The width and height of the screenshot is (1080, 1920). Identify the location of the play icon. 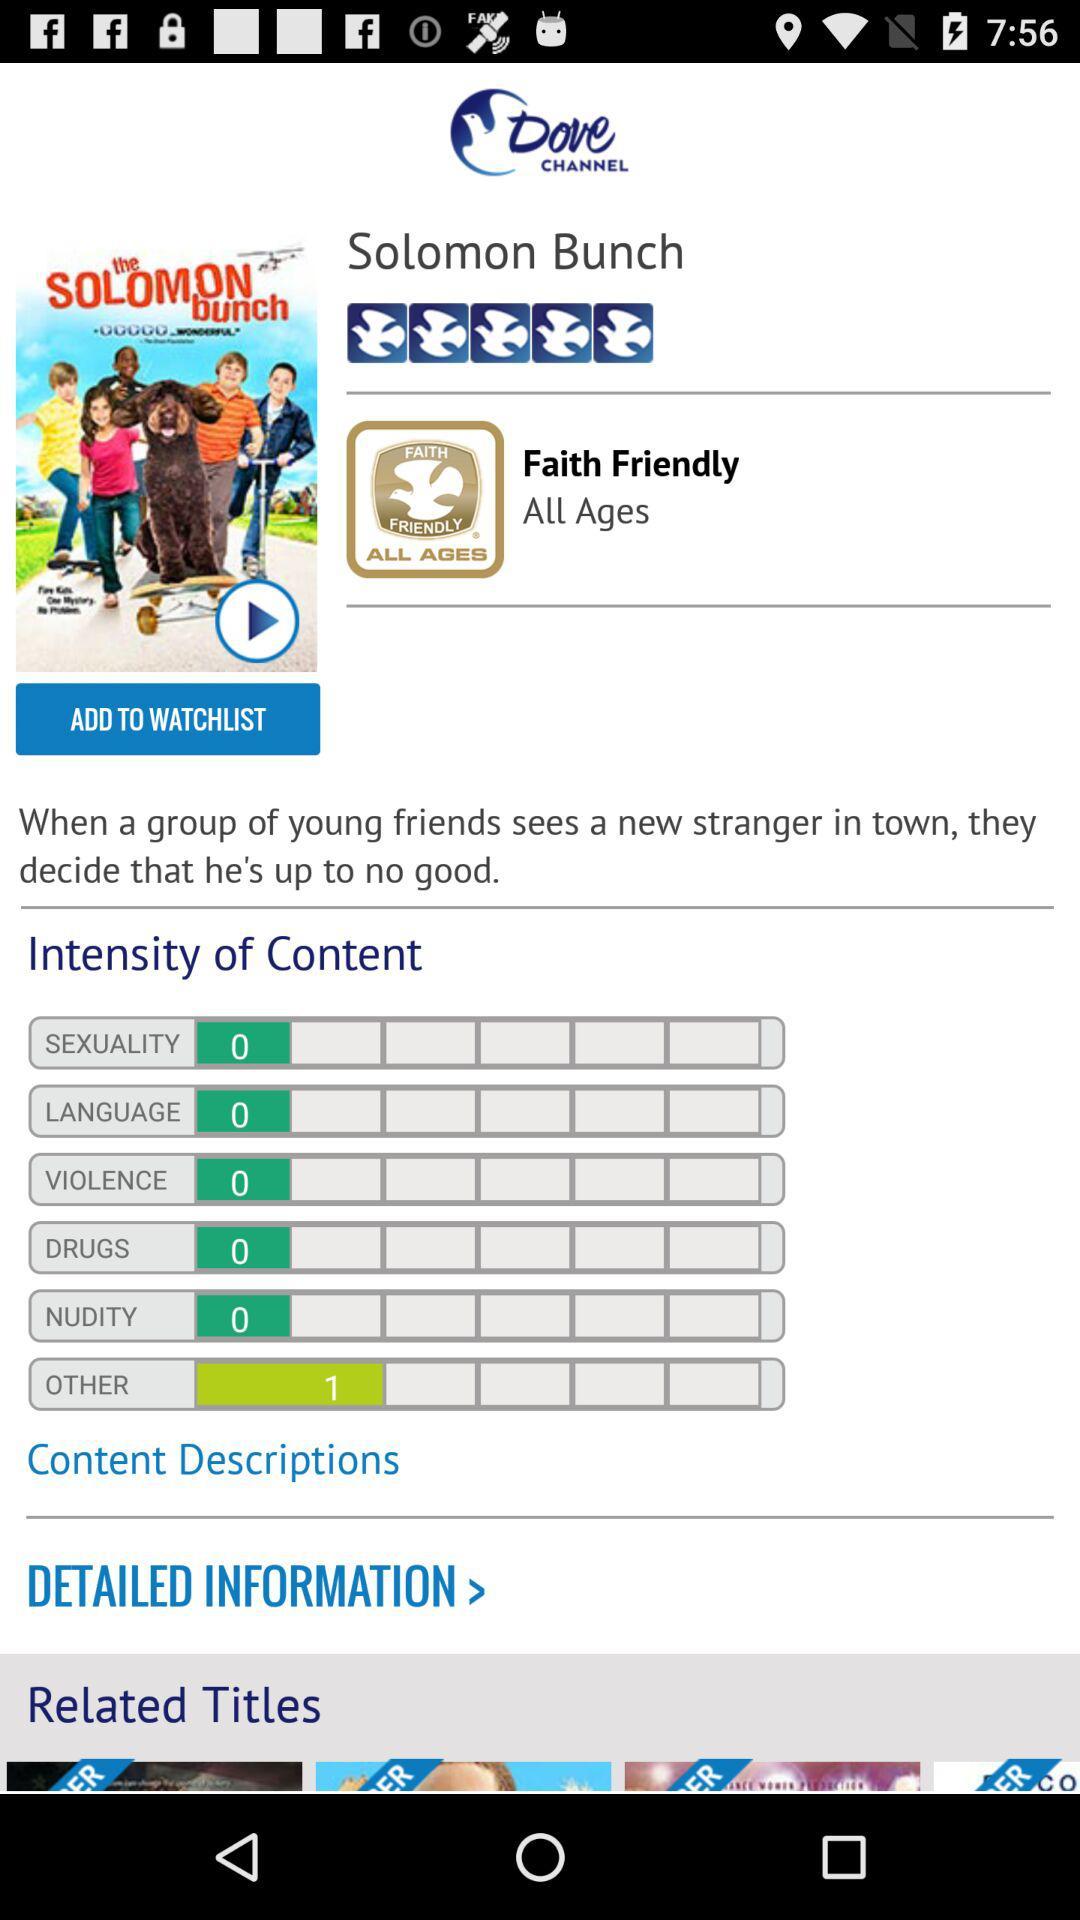
(256, 664).